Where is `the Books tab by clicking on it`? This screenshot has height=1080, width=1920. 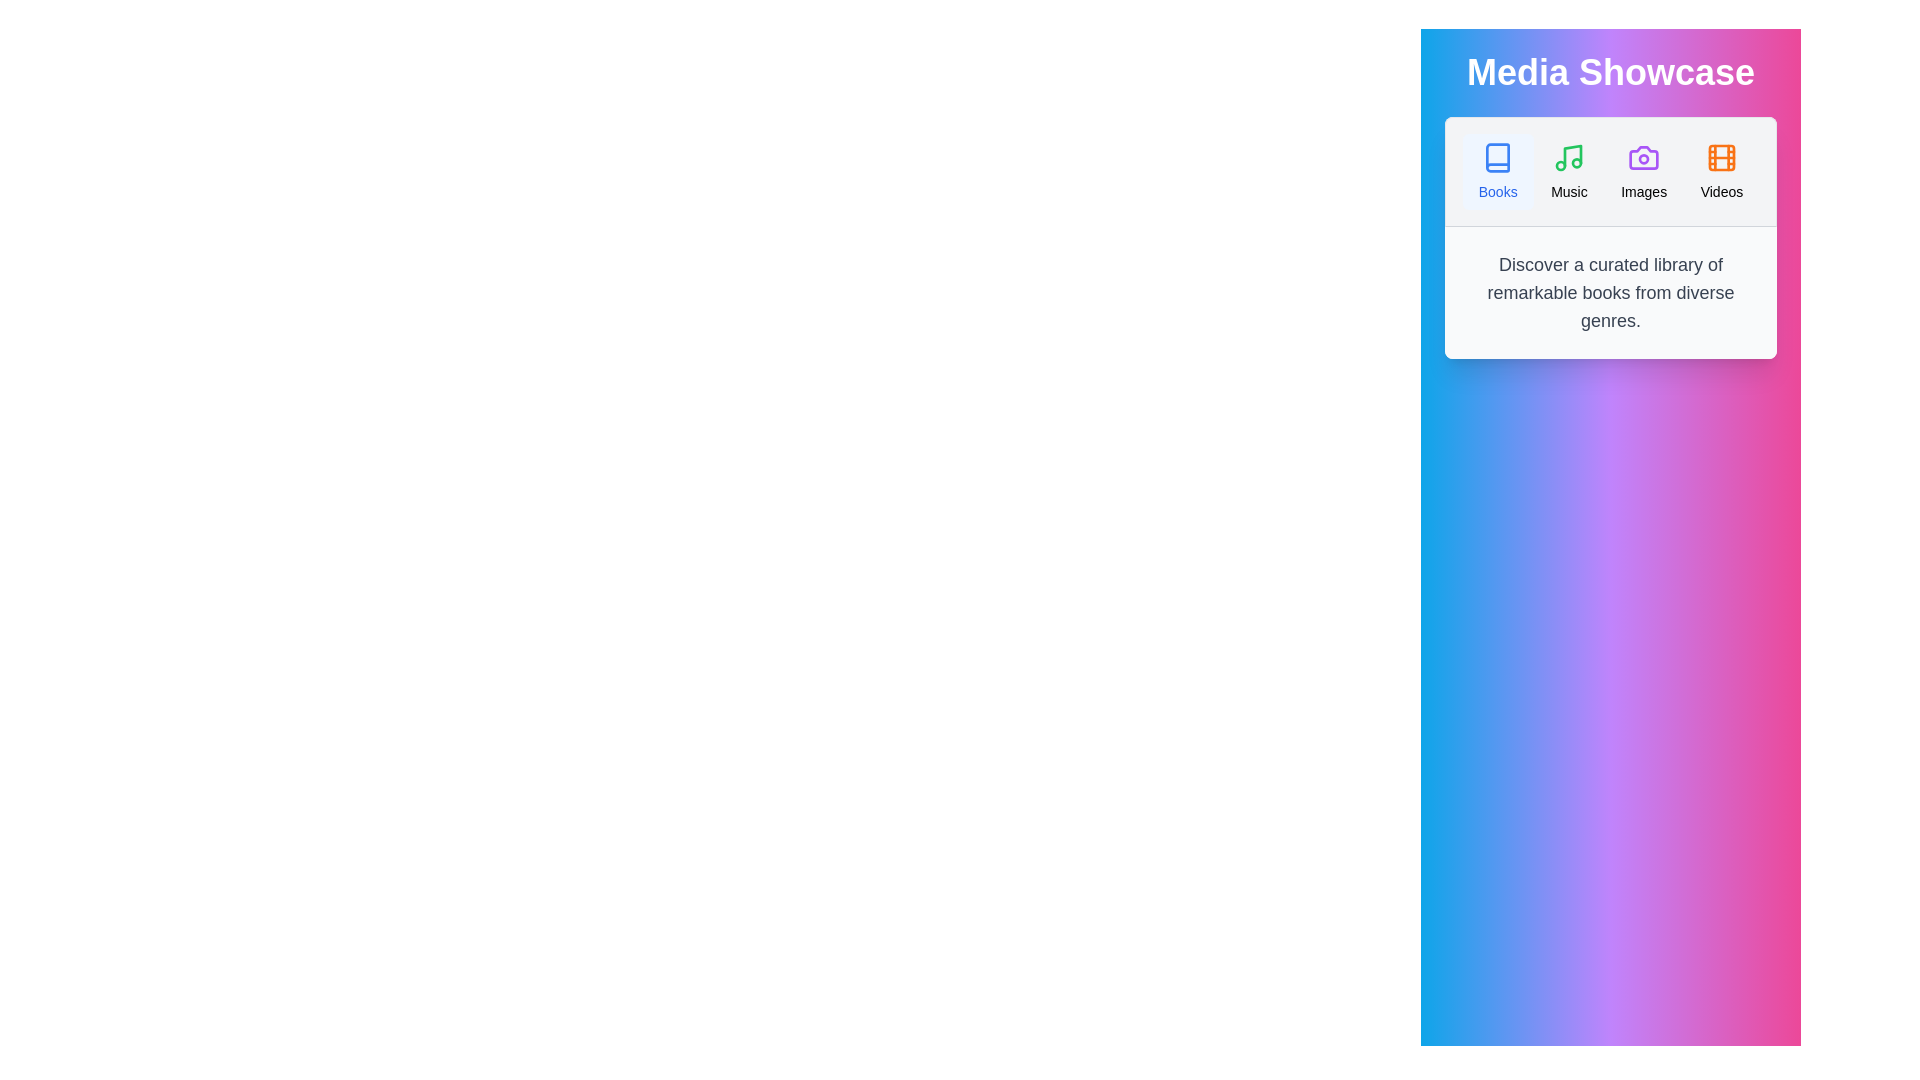
the Books tab by clicking on it is located at coordinates (1498, 171).